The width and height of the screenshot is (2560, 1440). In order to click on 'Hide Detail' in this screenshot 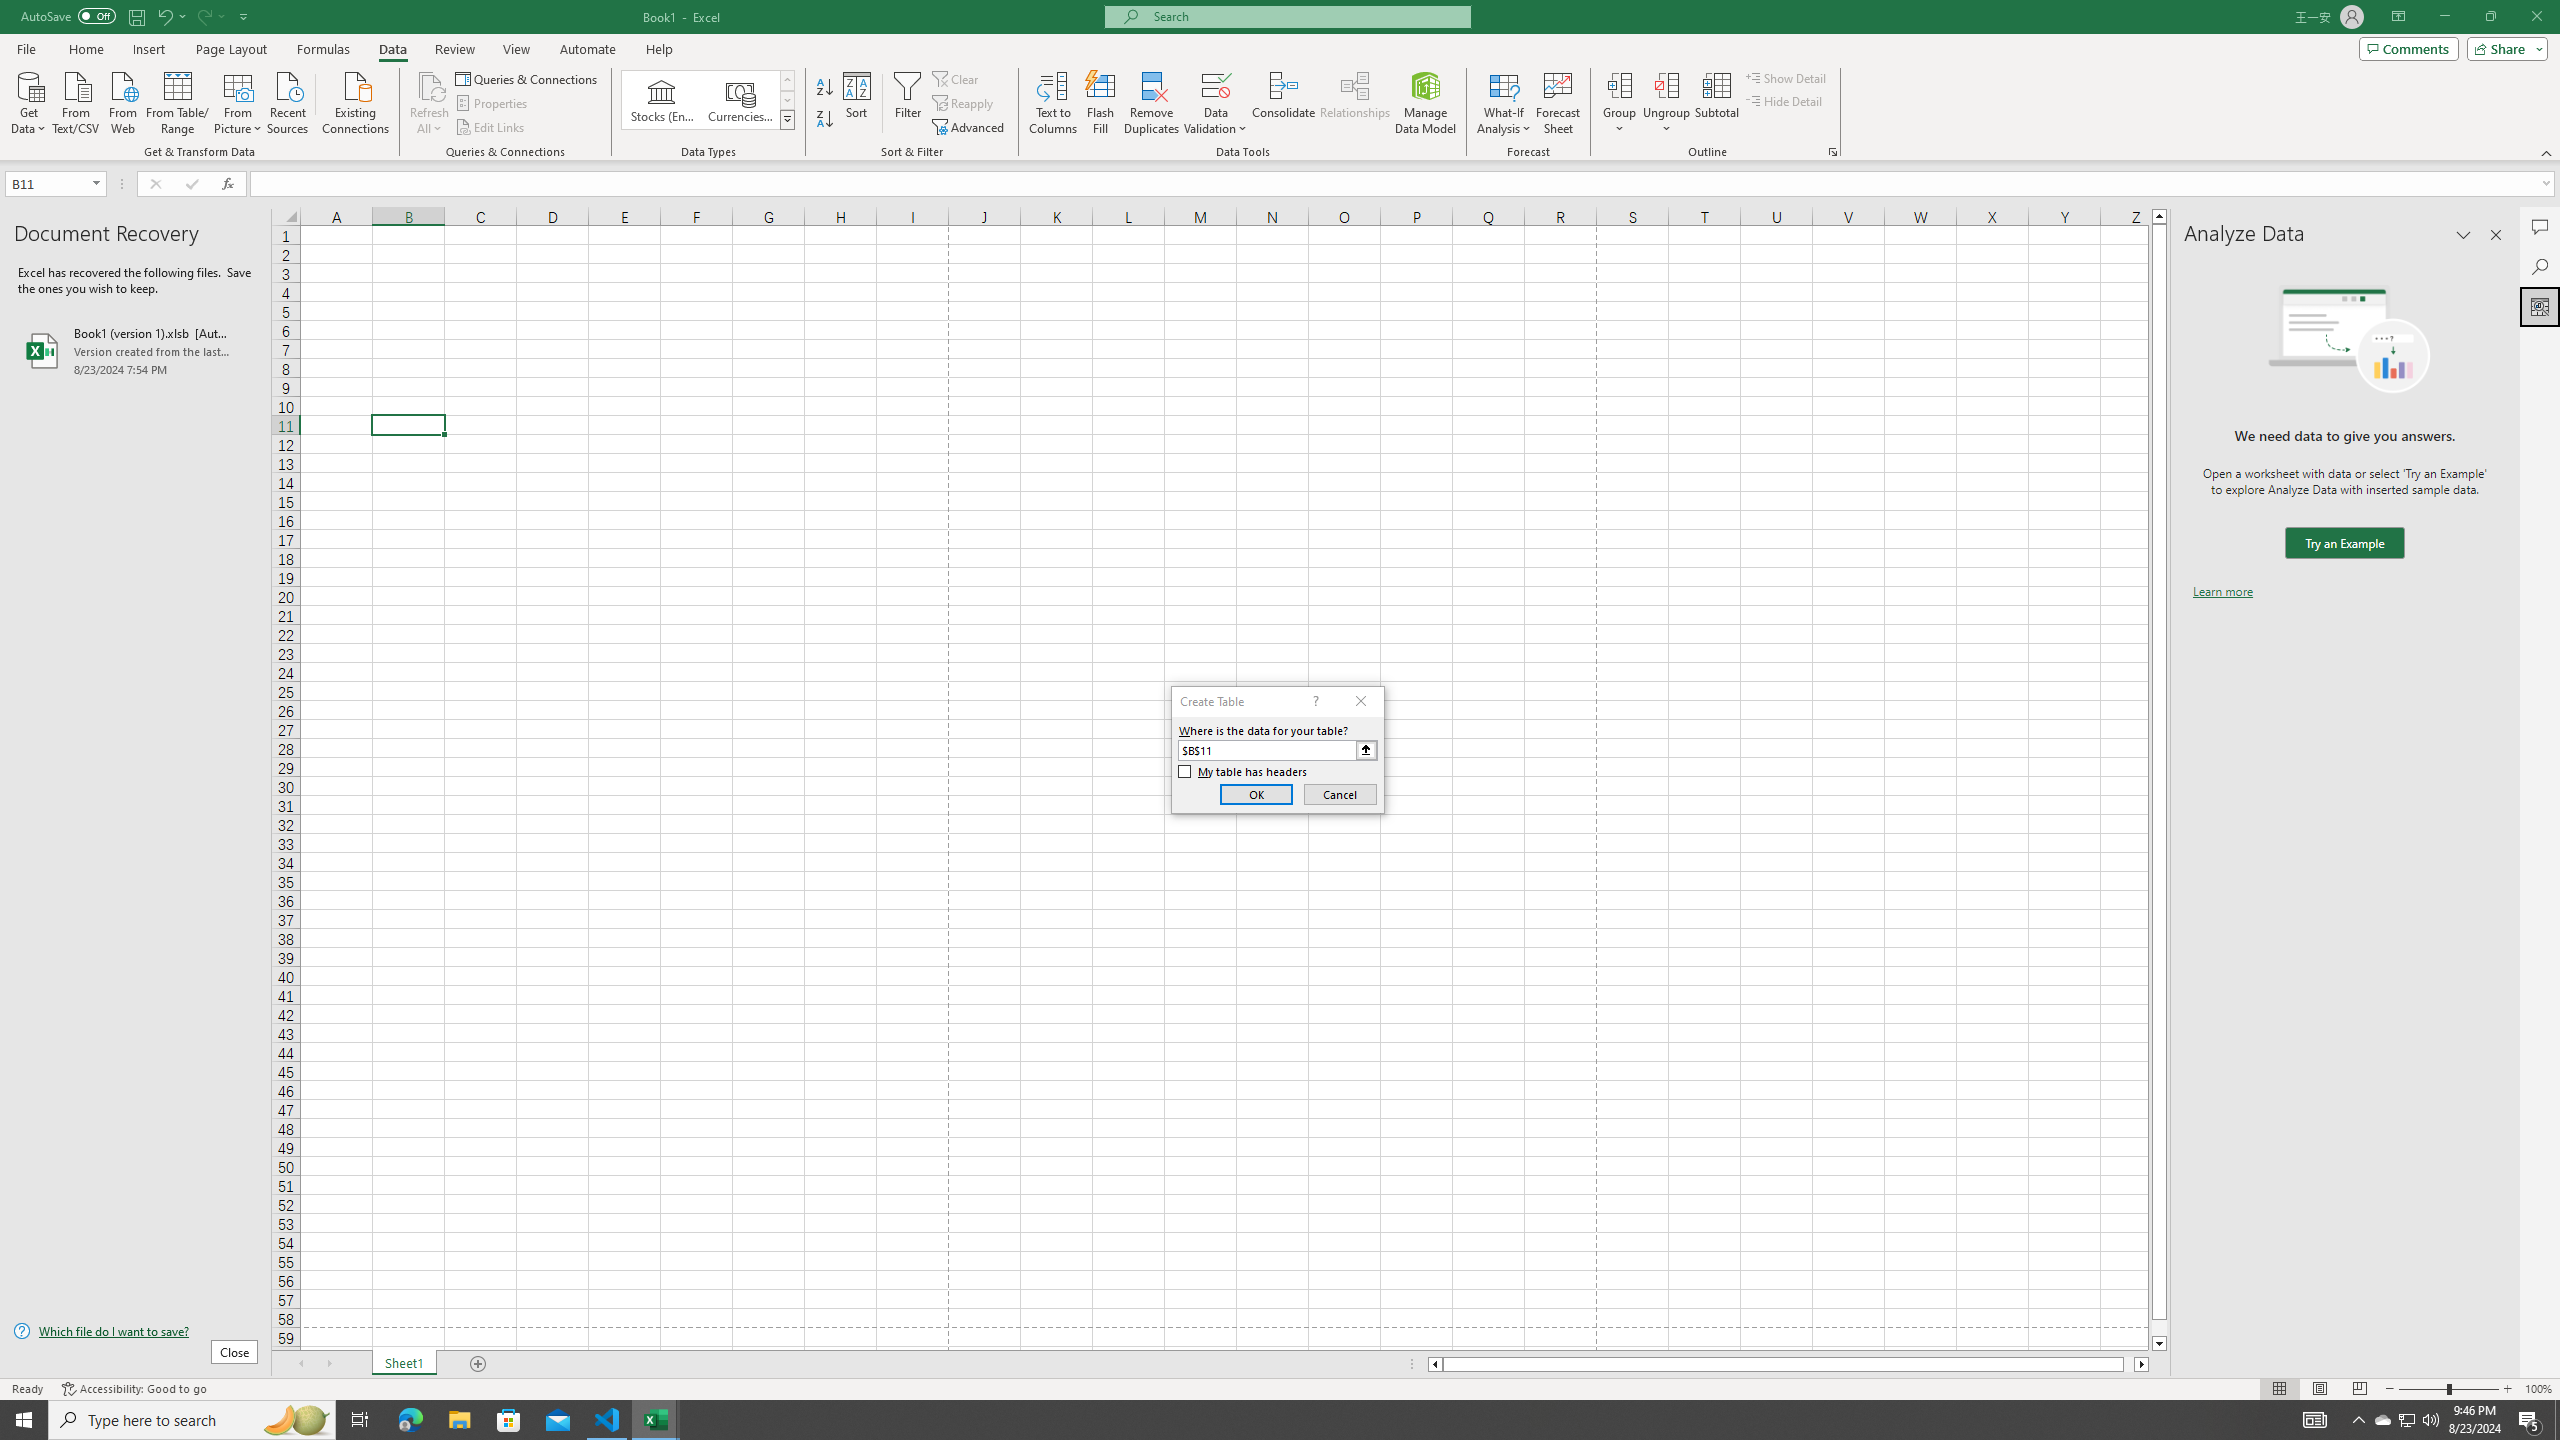, I will do `click(1784, 99)`.